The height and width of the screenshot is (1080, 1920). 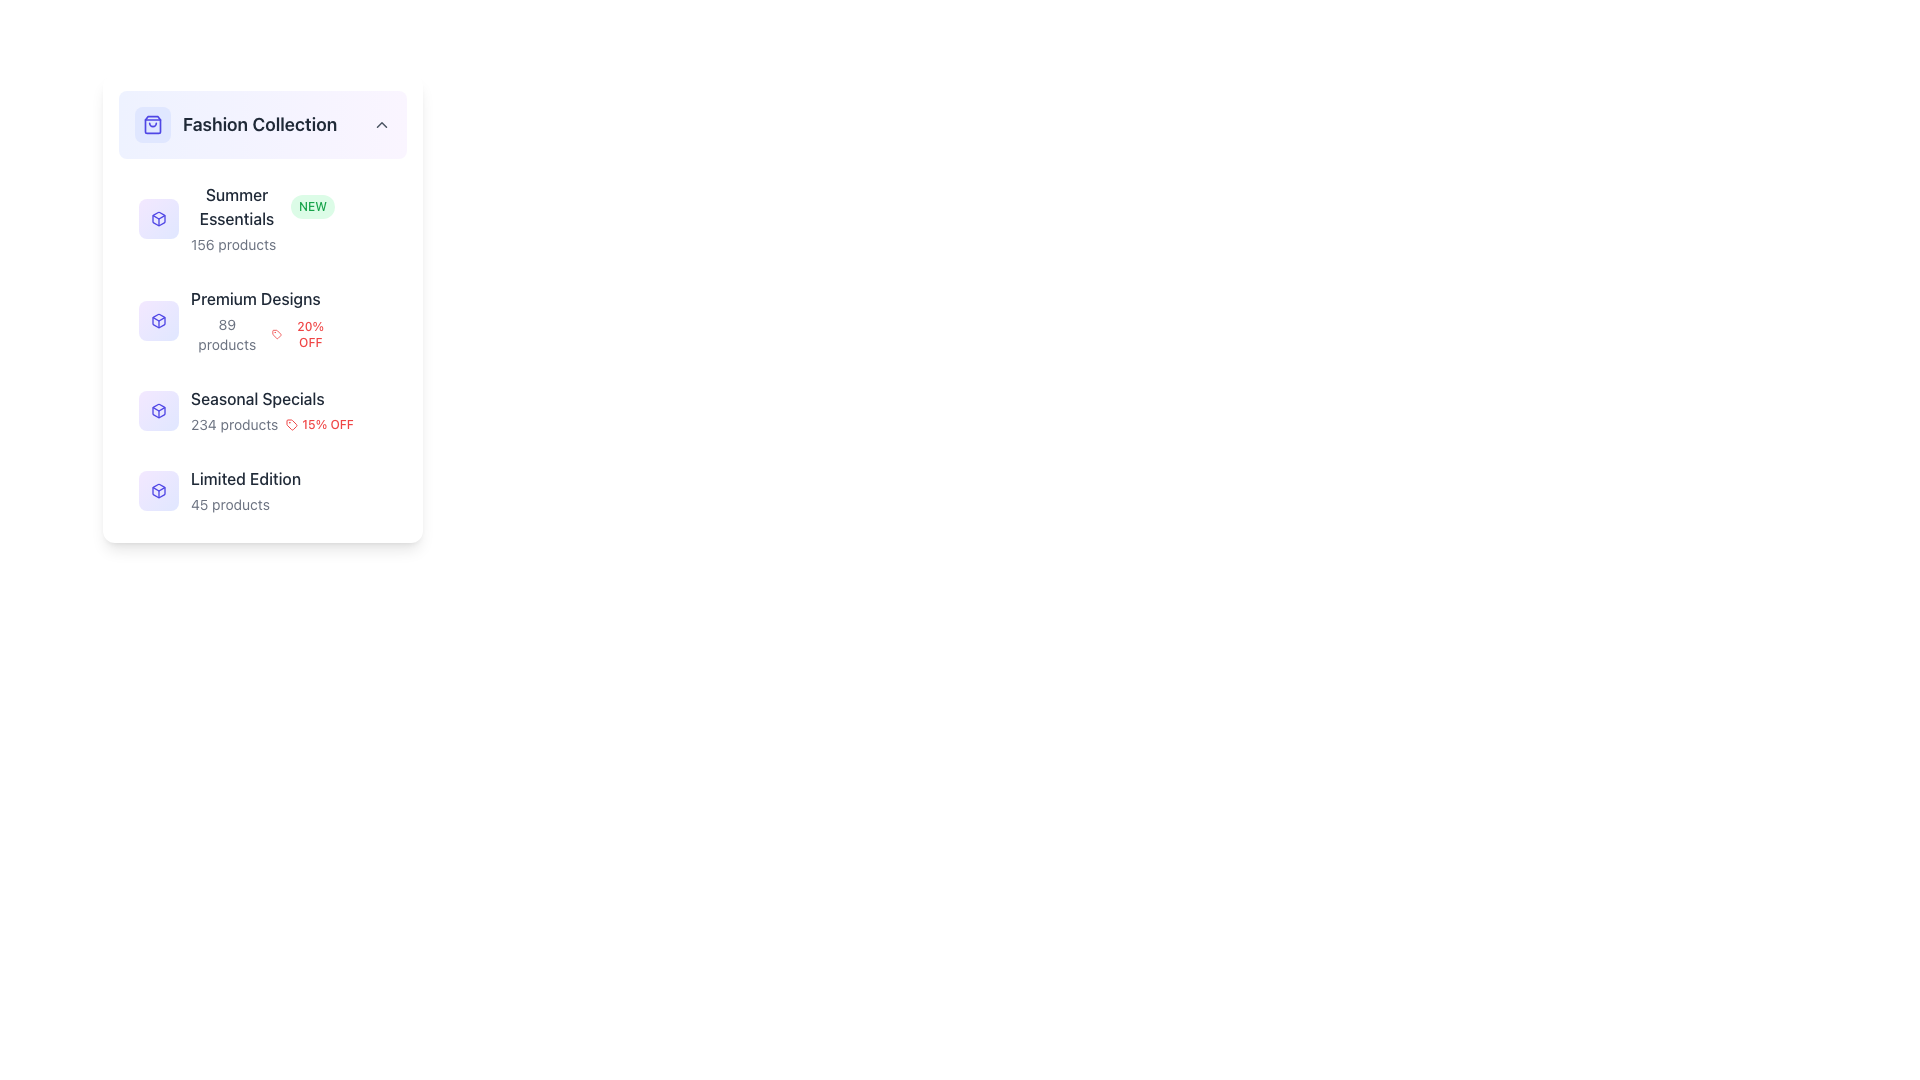 What do you see at coordinates (276, 334) in the screenshot?
I see `discount icon located within the 'Fashion Collection' card, under the 'Premium Designs' section, to the left of the '20% OFF' label` at bounding box center [276, 334].